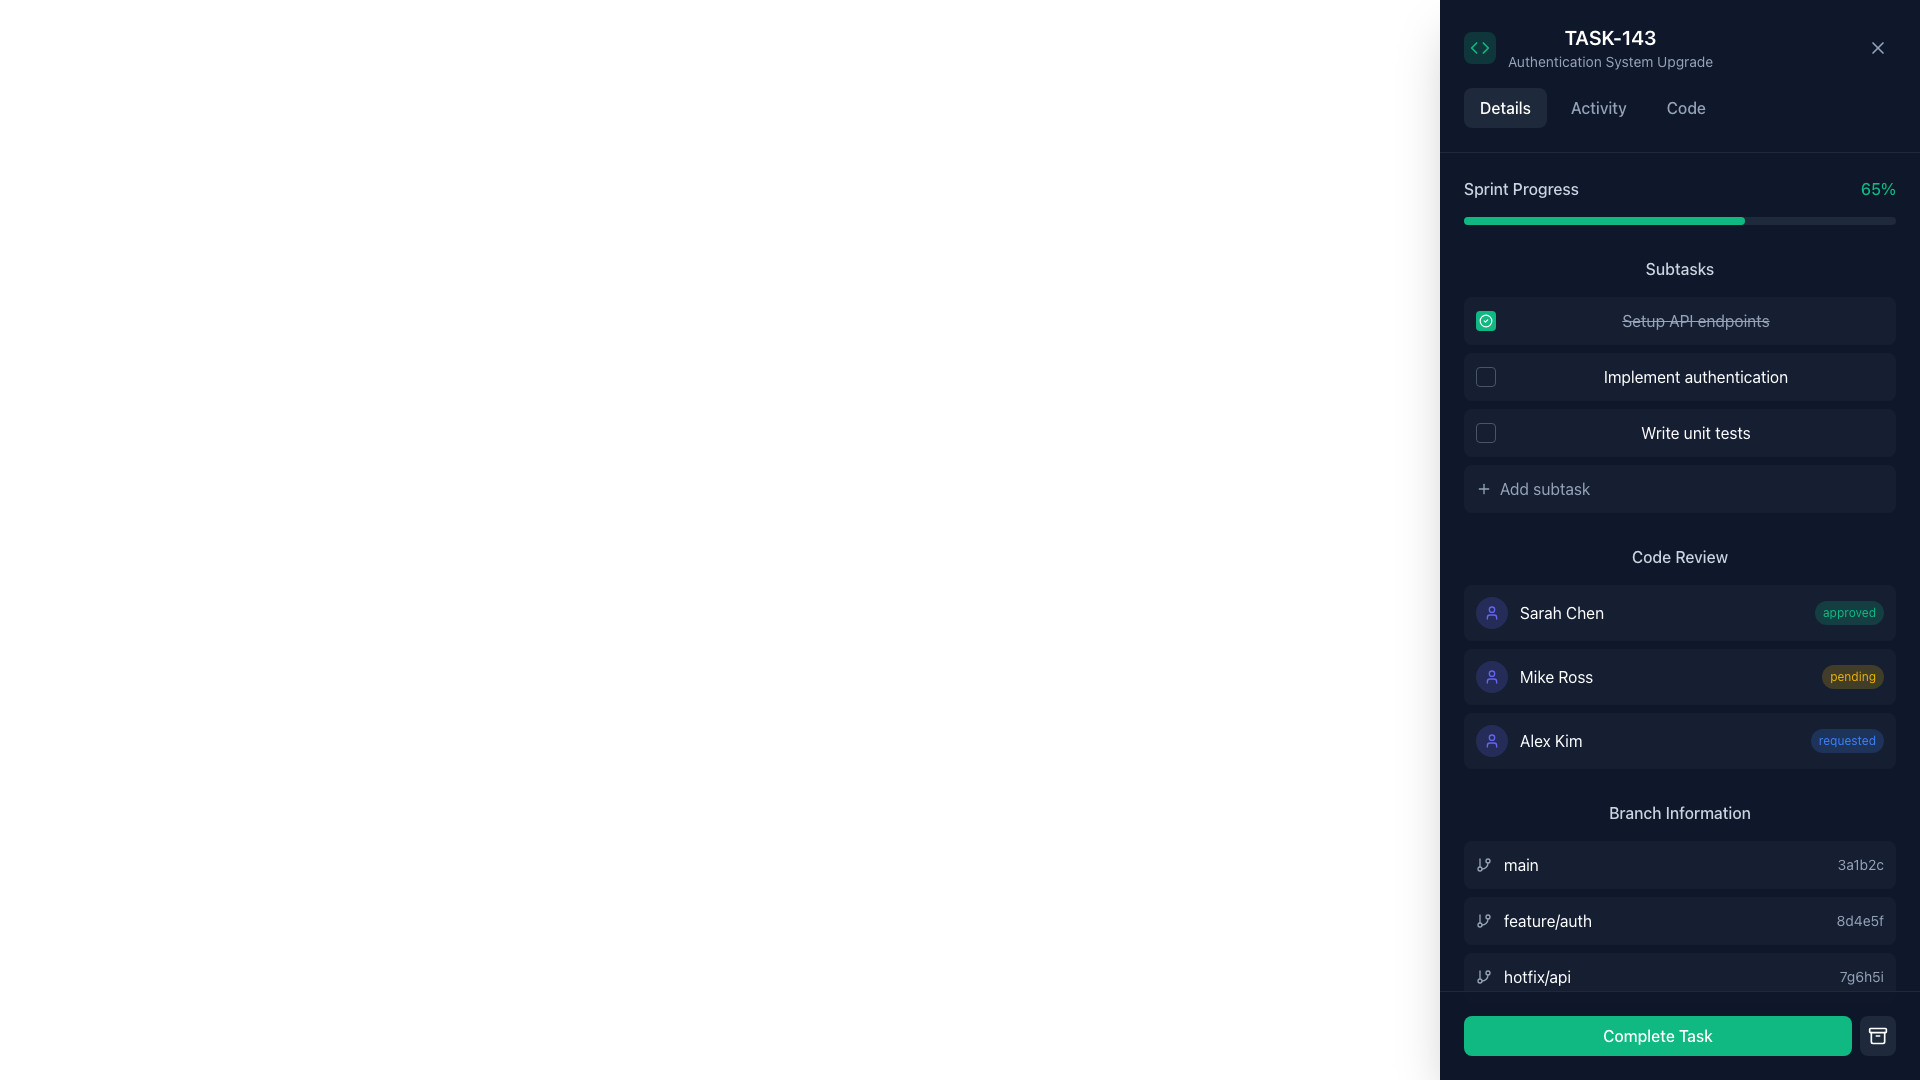 This screenshot has height=1080, width=1920. What do you see at coordinates (1680, 431) in the screenshot?
I see `the third subtask item in the 'Subtasks' section to copy its text by clicking on the checkbox` at bounding box center [1680, 431].